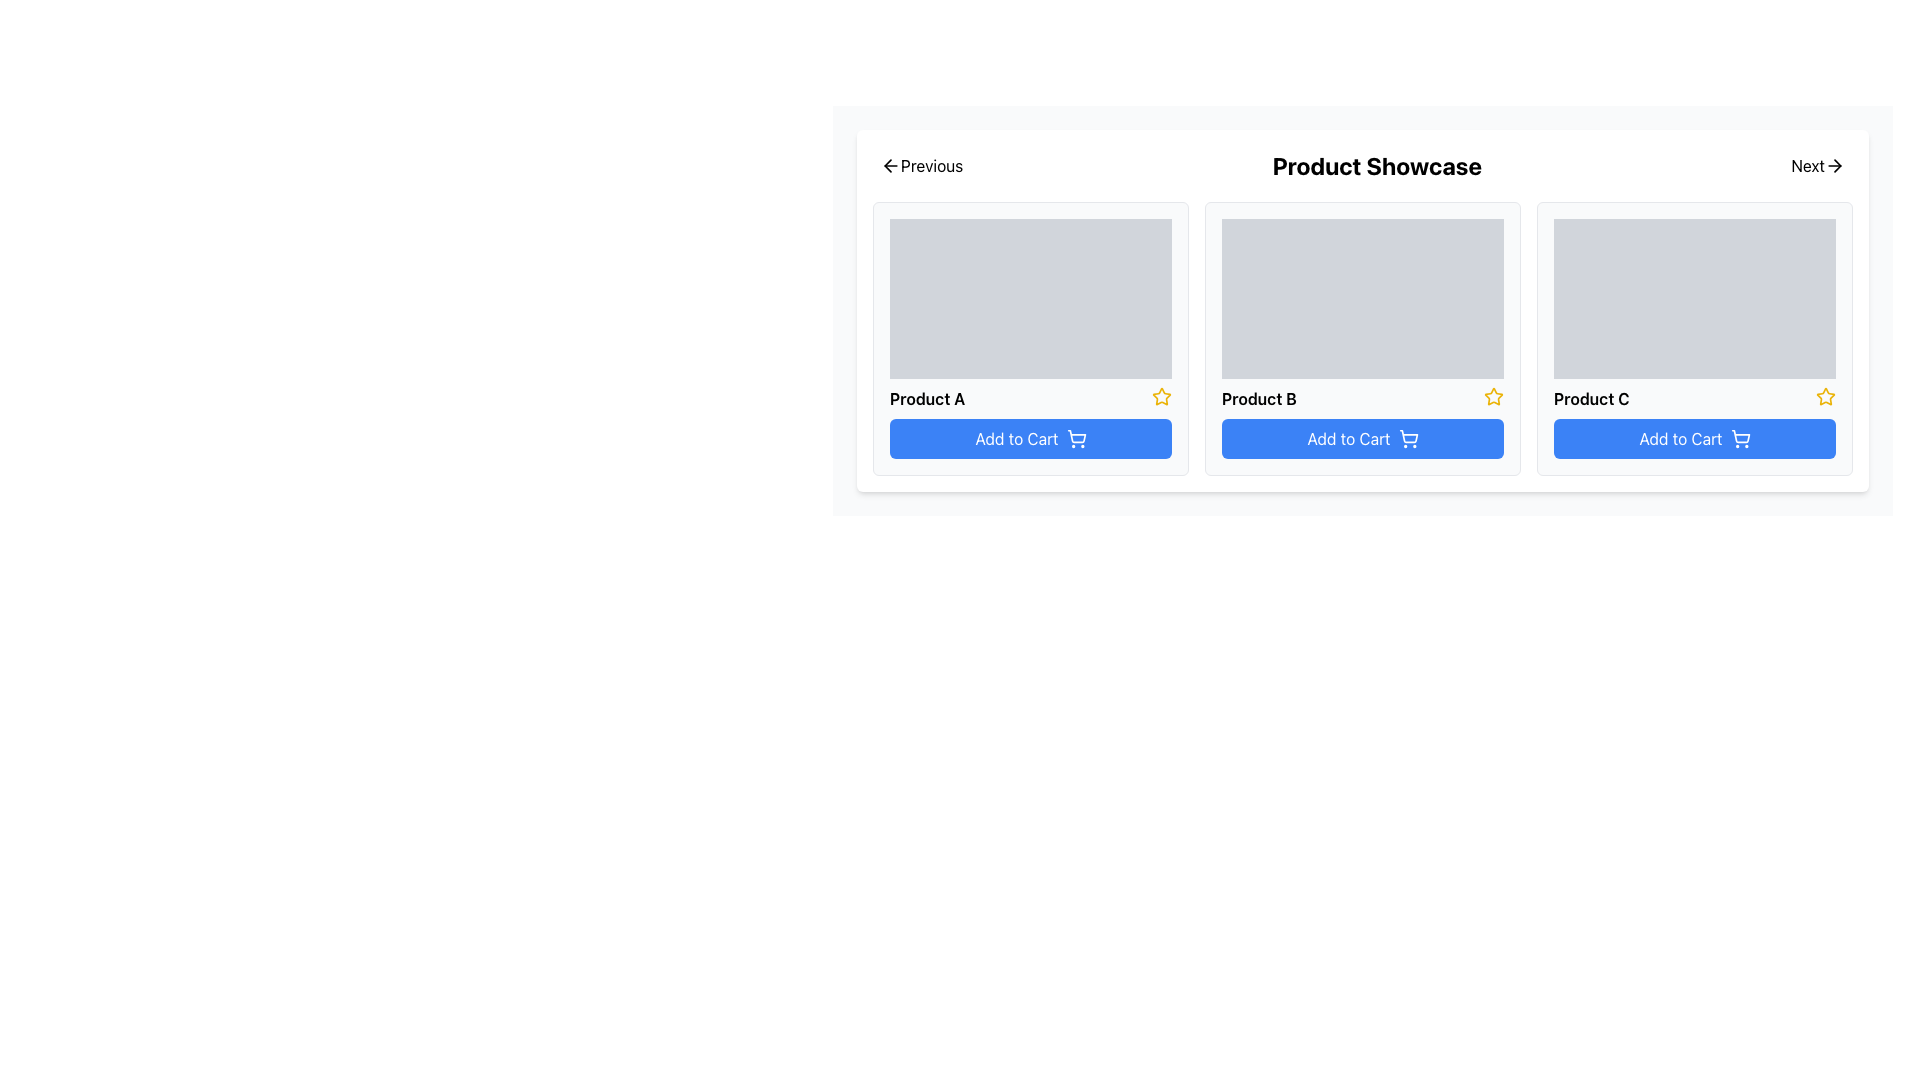 The image size is (1920, 1080). What do you see at coordinates (1376, 164) in the screenshot?
I see `the 'Product Showcase' text label, which is a prominent element in the navigation panel at the center top of the product display section` at bounding box center [1376, 164].